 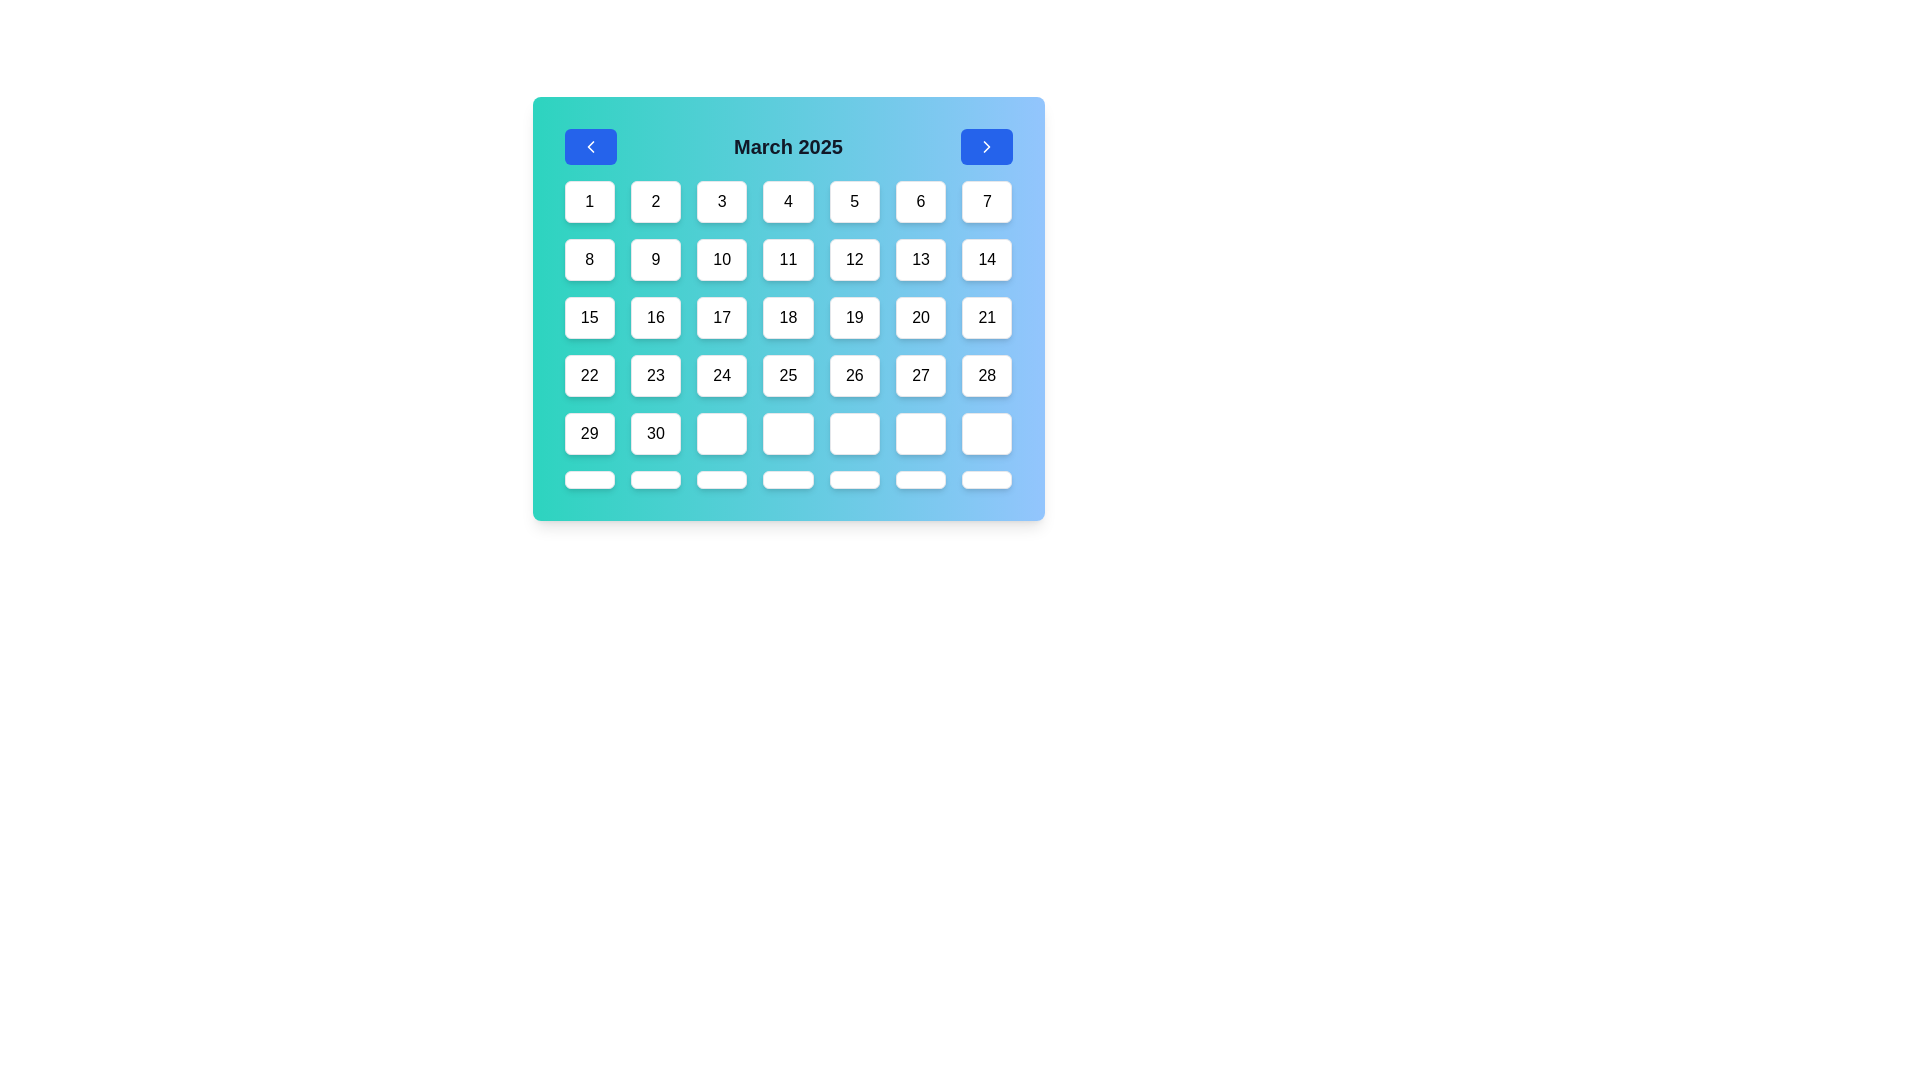 I want to click on the button representing the date '18' in the calendar for March 2025, so click(x=787, y=316).